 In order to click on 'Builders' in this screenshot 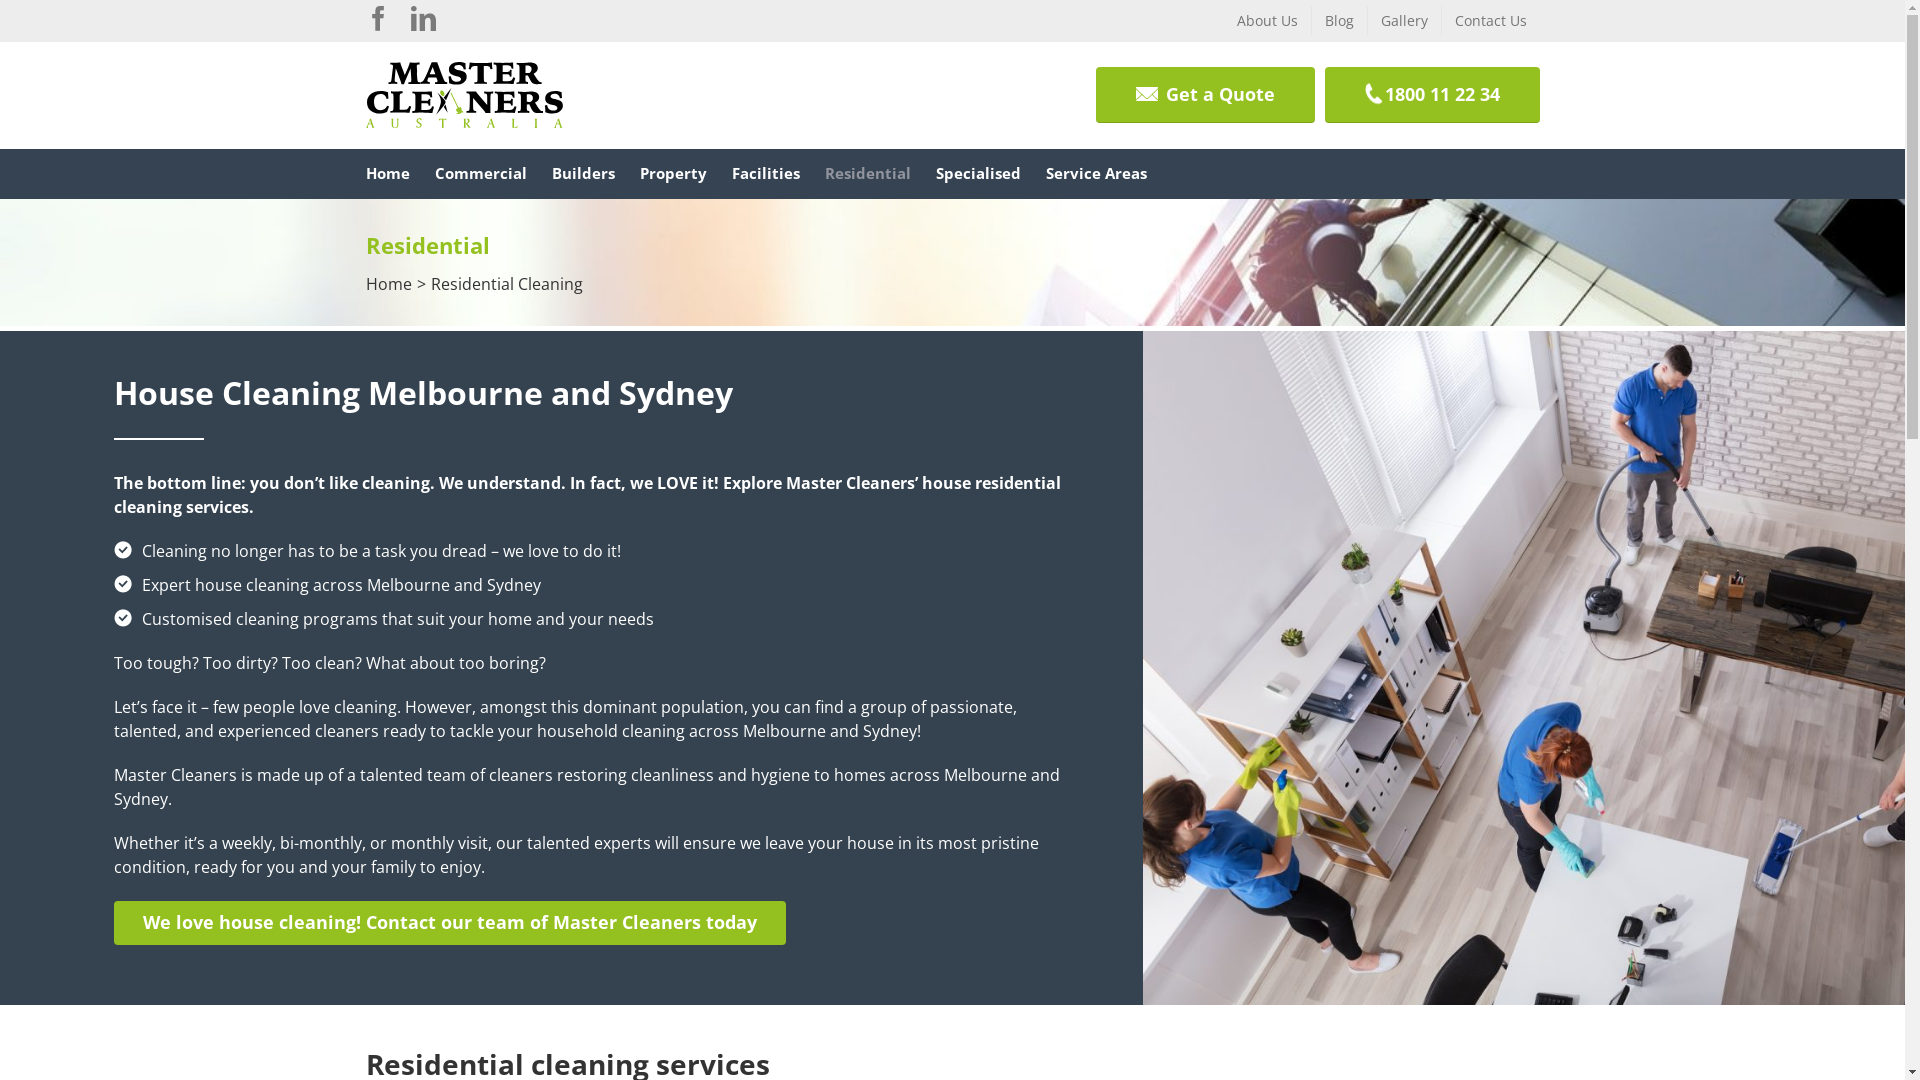, I will do `click(582, 172)`.